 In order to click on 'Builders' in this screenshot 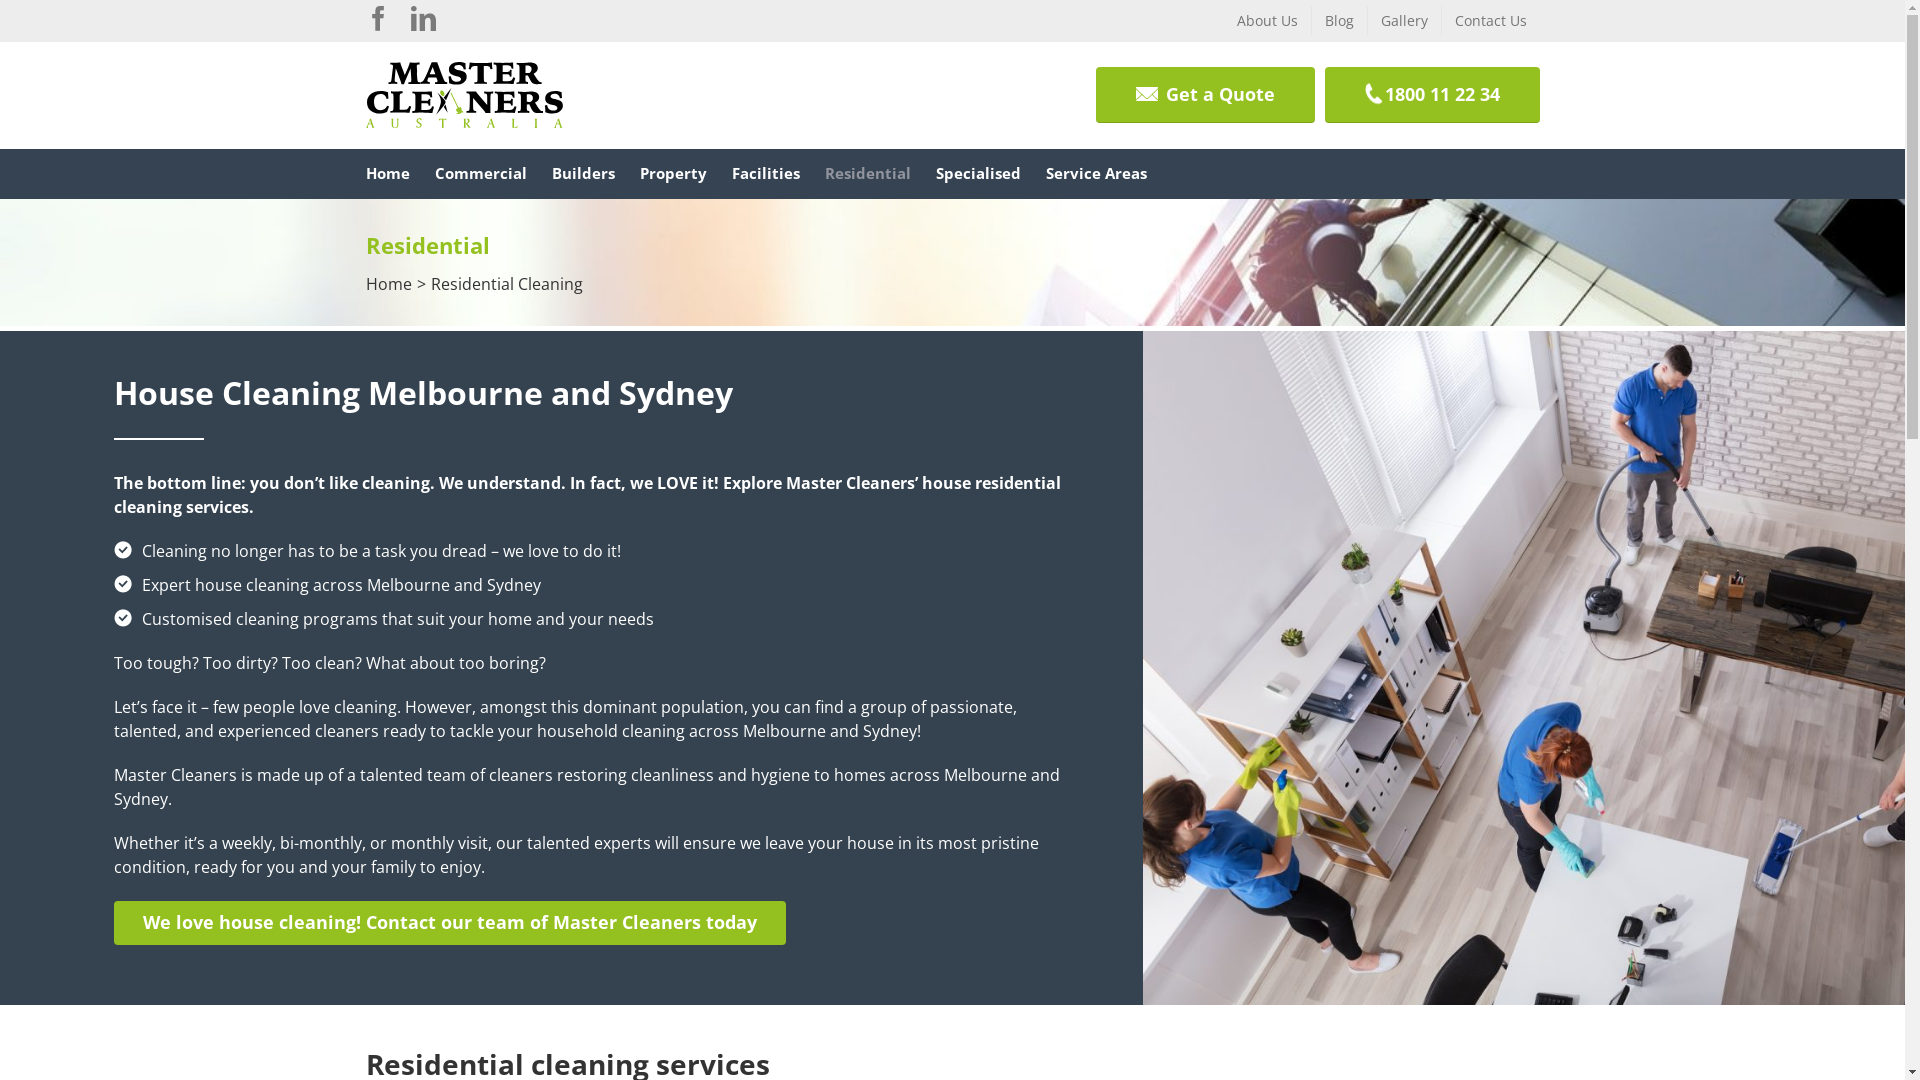, I will do `click(582, 172)`.